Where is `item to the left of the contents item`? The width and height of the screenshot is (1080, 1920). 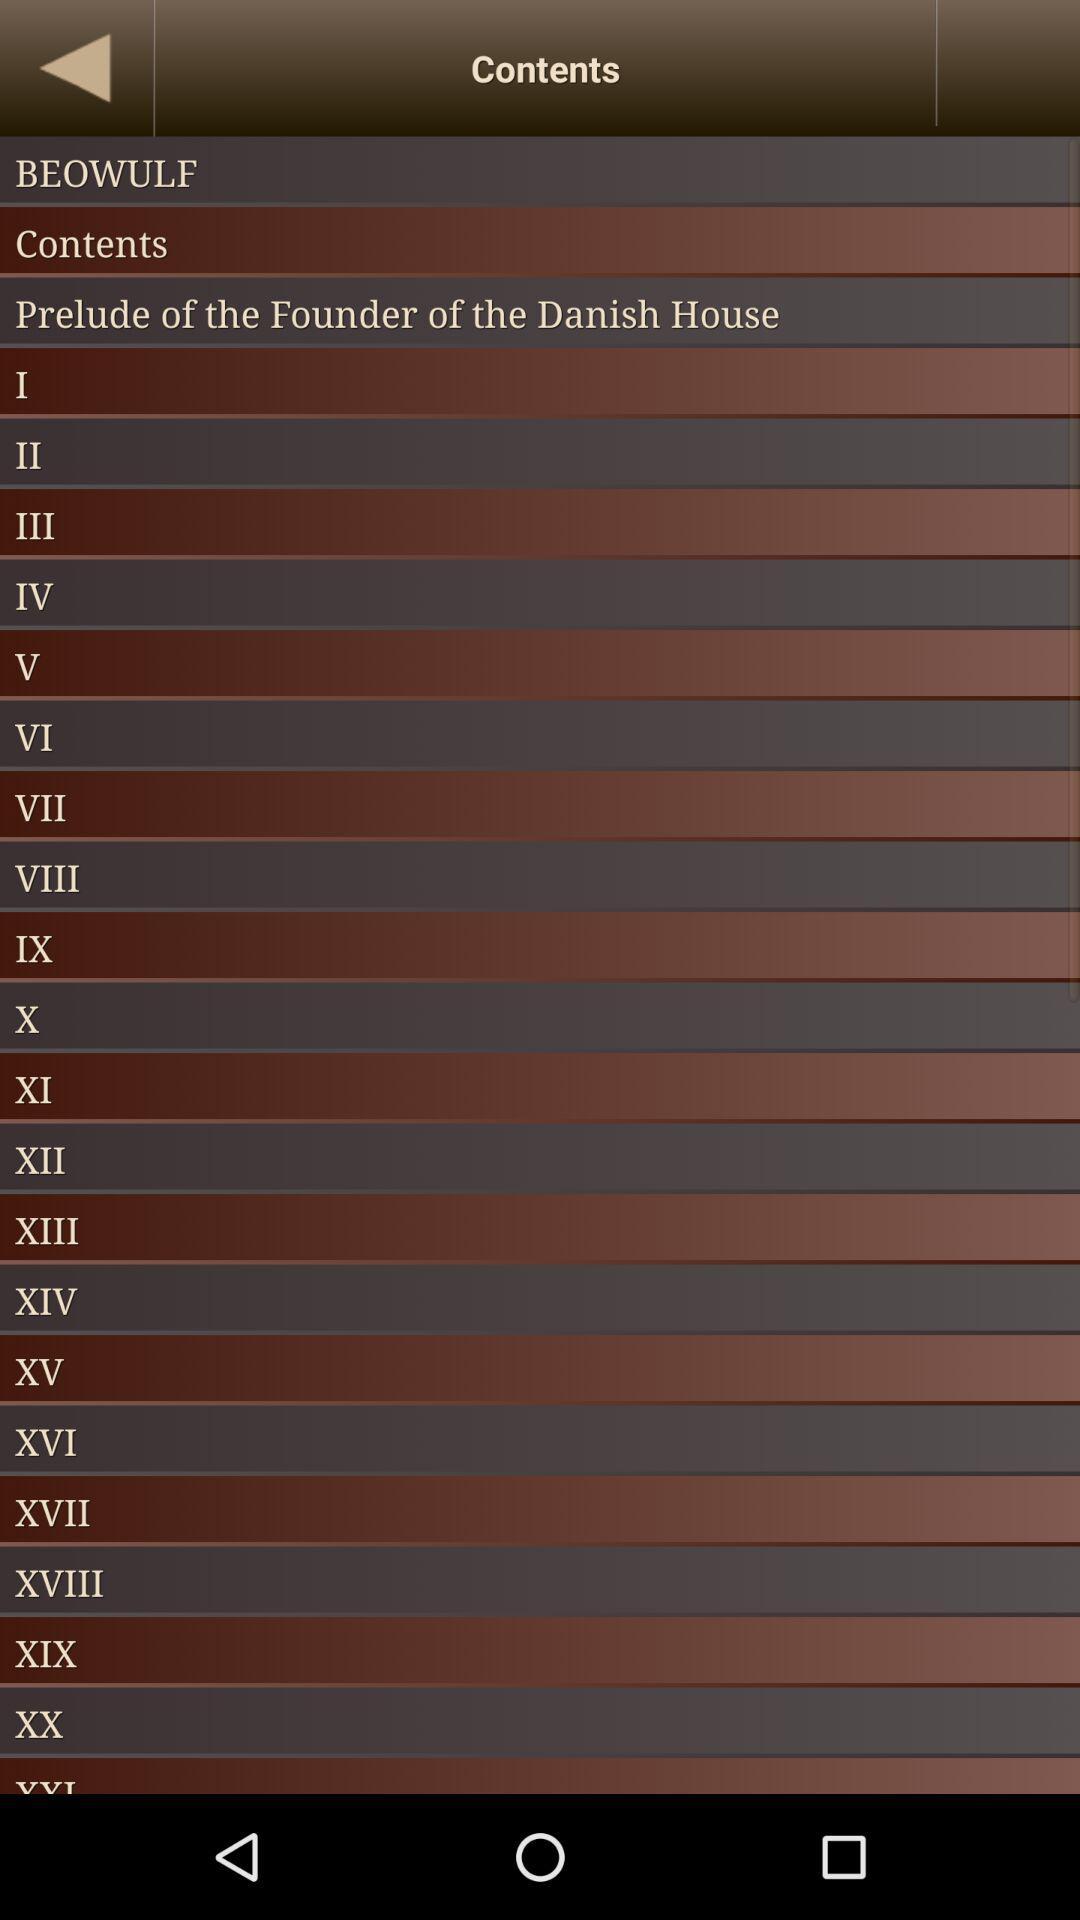 item to the left of the contents item is located at coordinates (75, 68).